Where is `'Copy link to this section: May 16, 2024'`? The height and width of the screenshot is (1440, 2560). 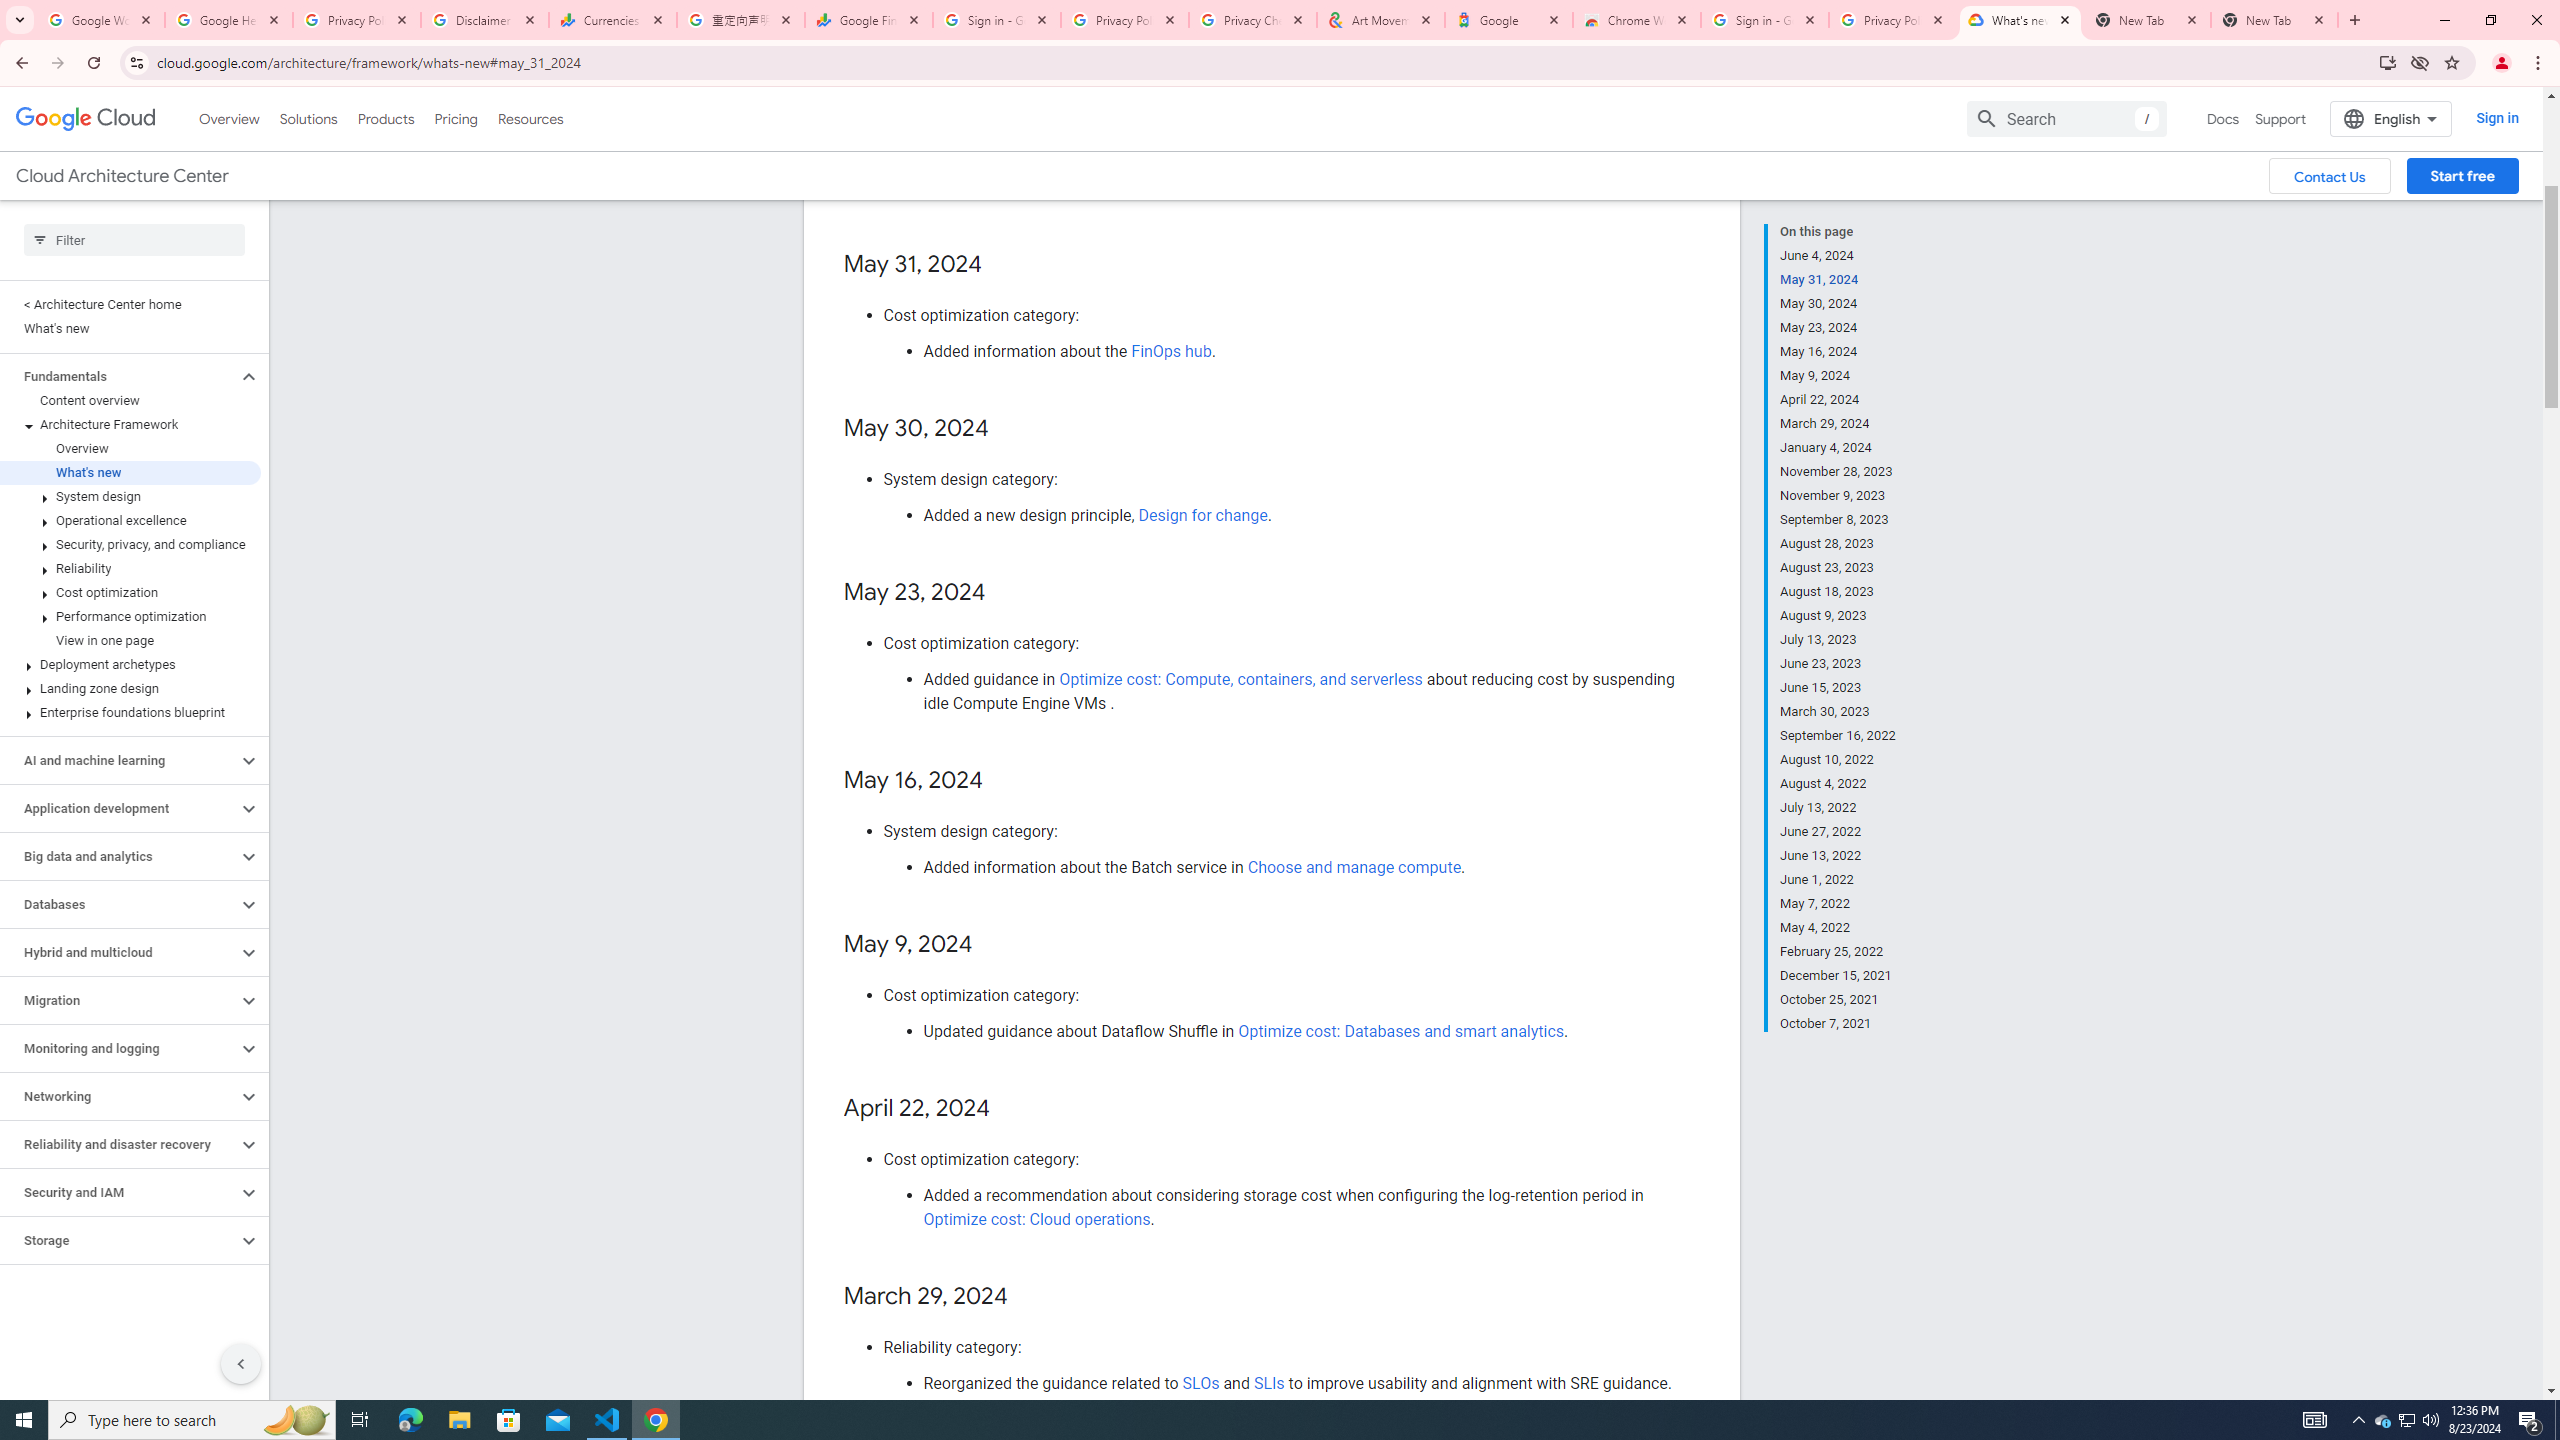
'Copy link to this section: May 16, 2024' is located at coordinates (1002, 781).